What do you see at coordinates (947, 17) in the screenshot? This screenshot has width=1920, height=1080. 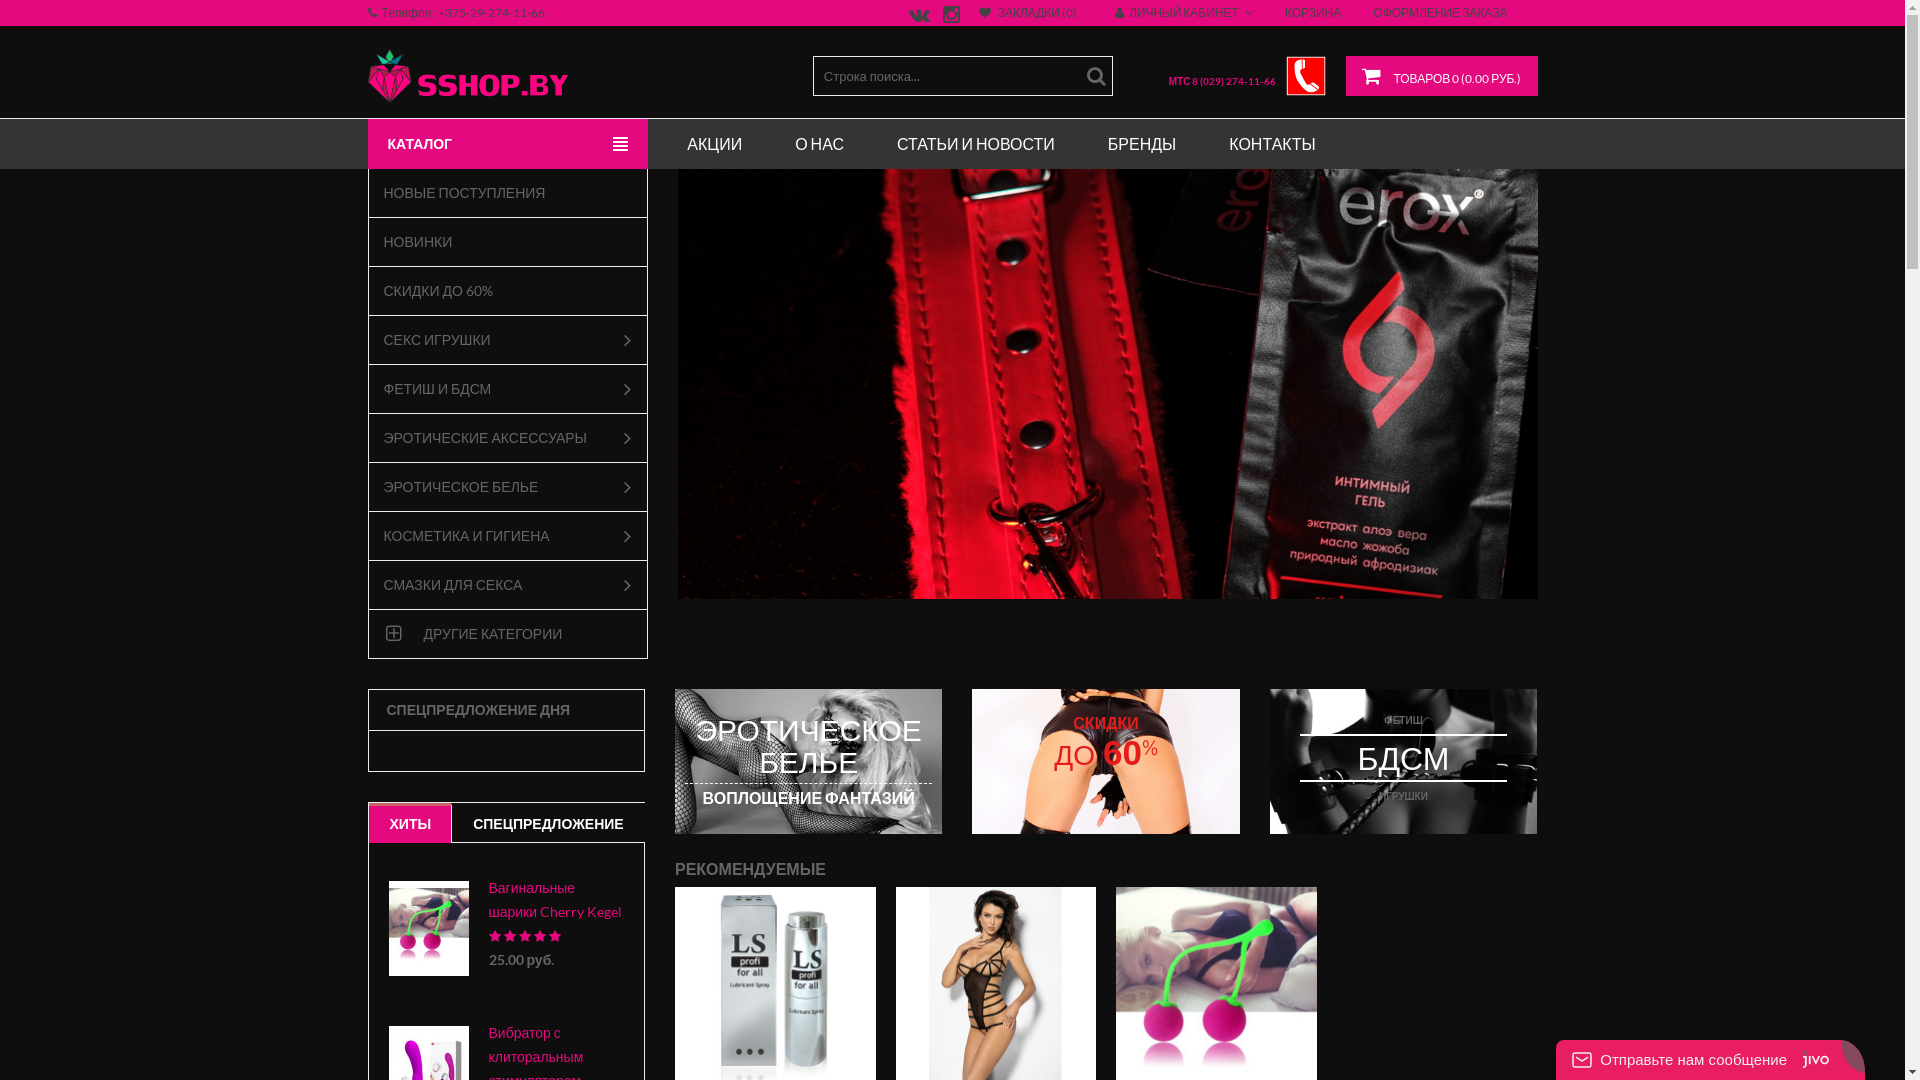 I see `'instagram'` at bounding box center [947, 17].